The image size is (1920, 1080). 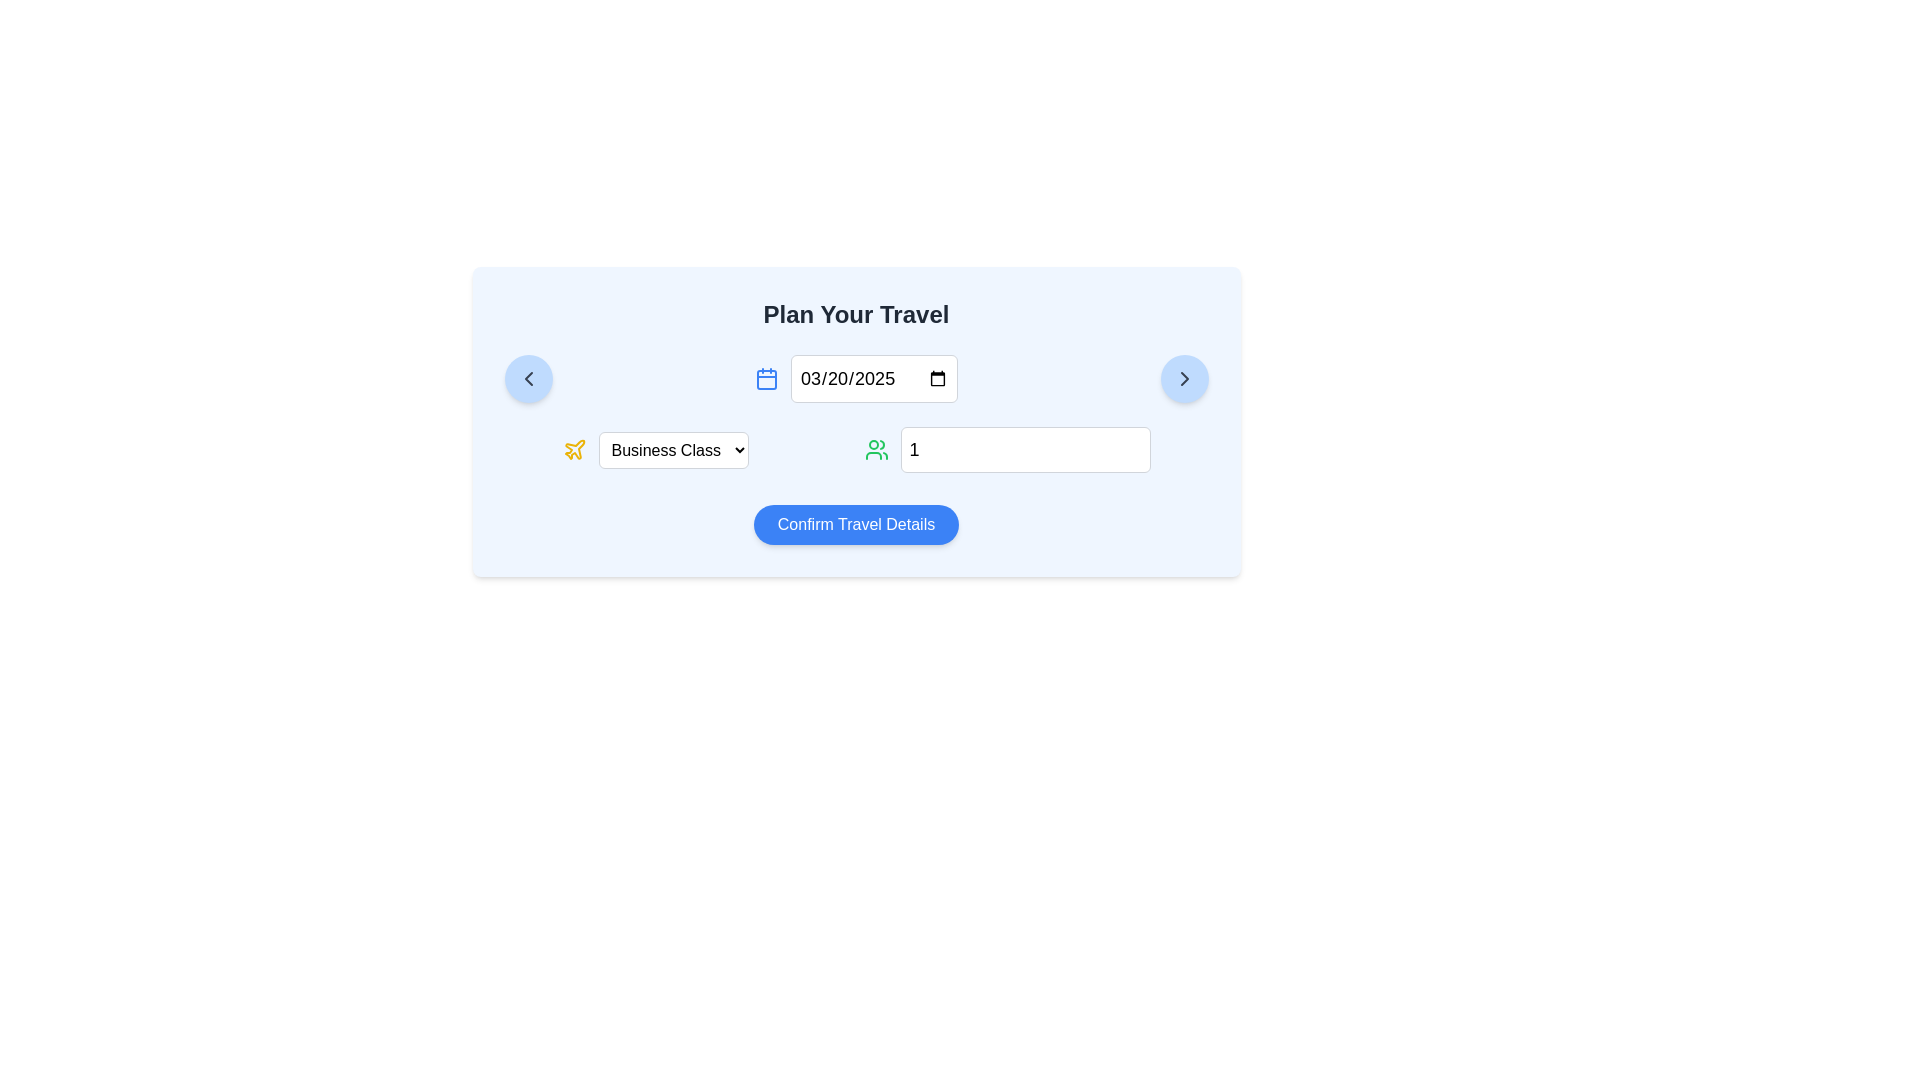 I want to click on the first calendar icon located to the left of the date input field, so click(x=766, y=378).